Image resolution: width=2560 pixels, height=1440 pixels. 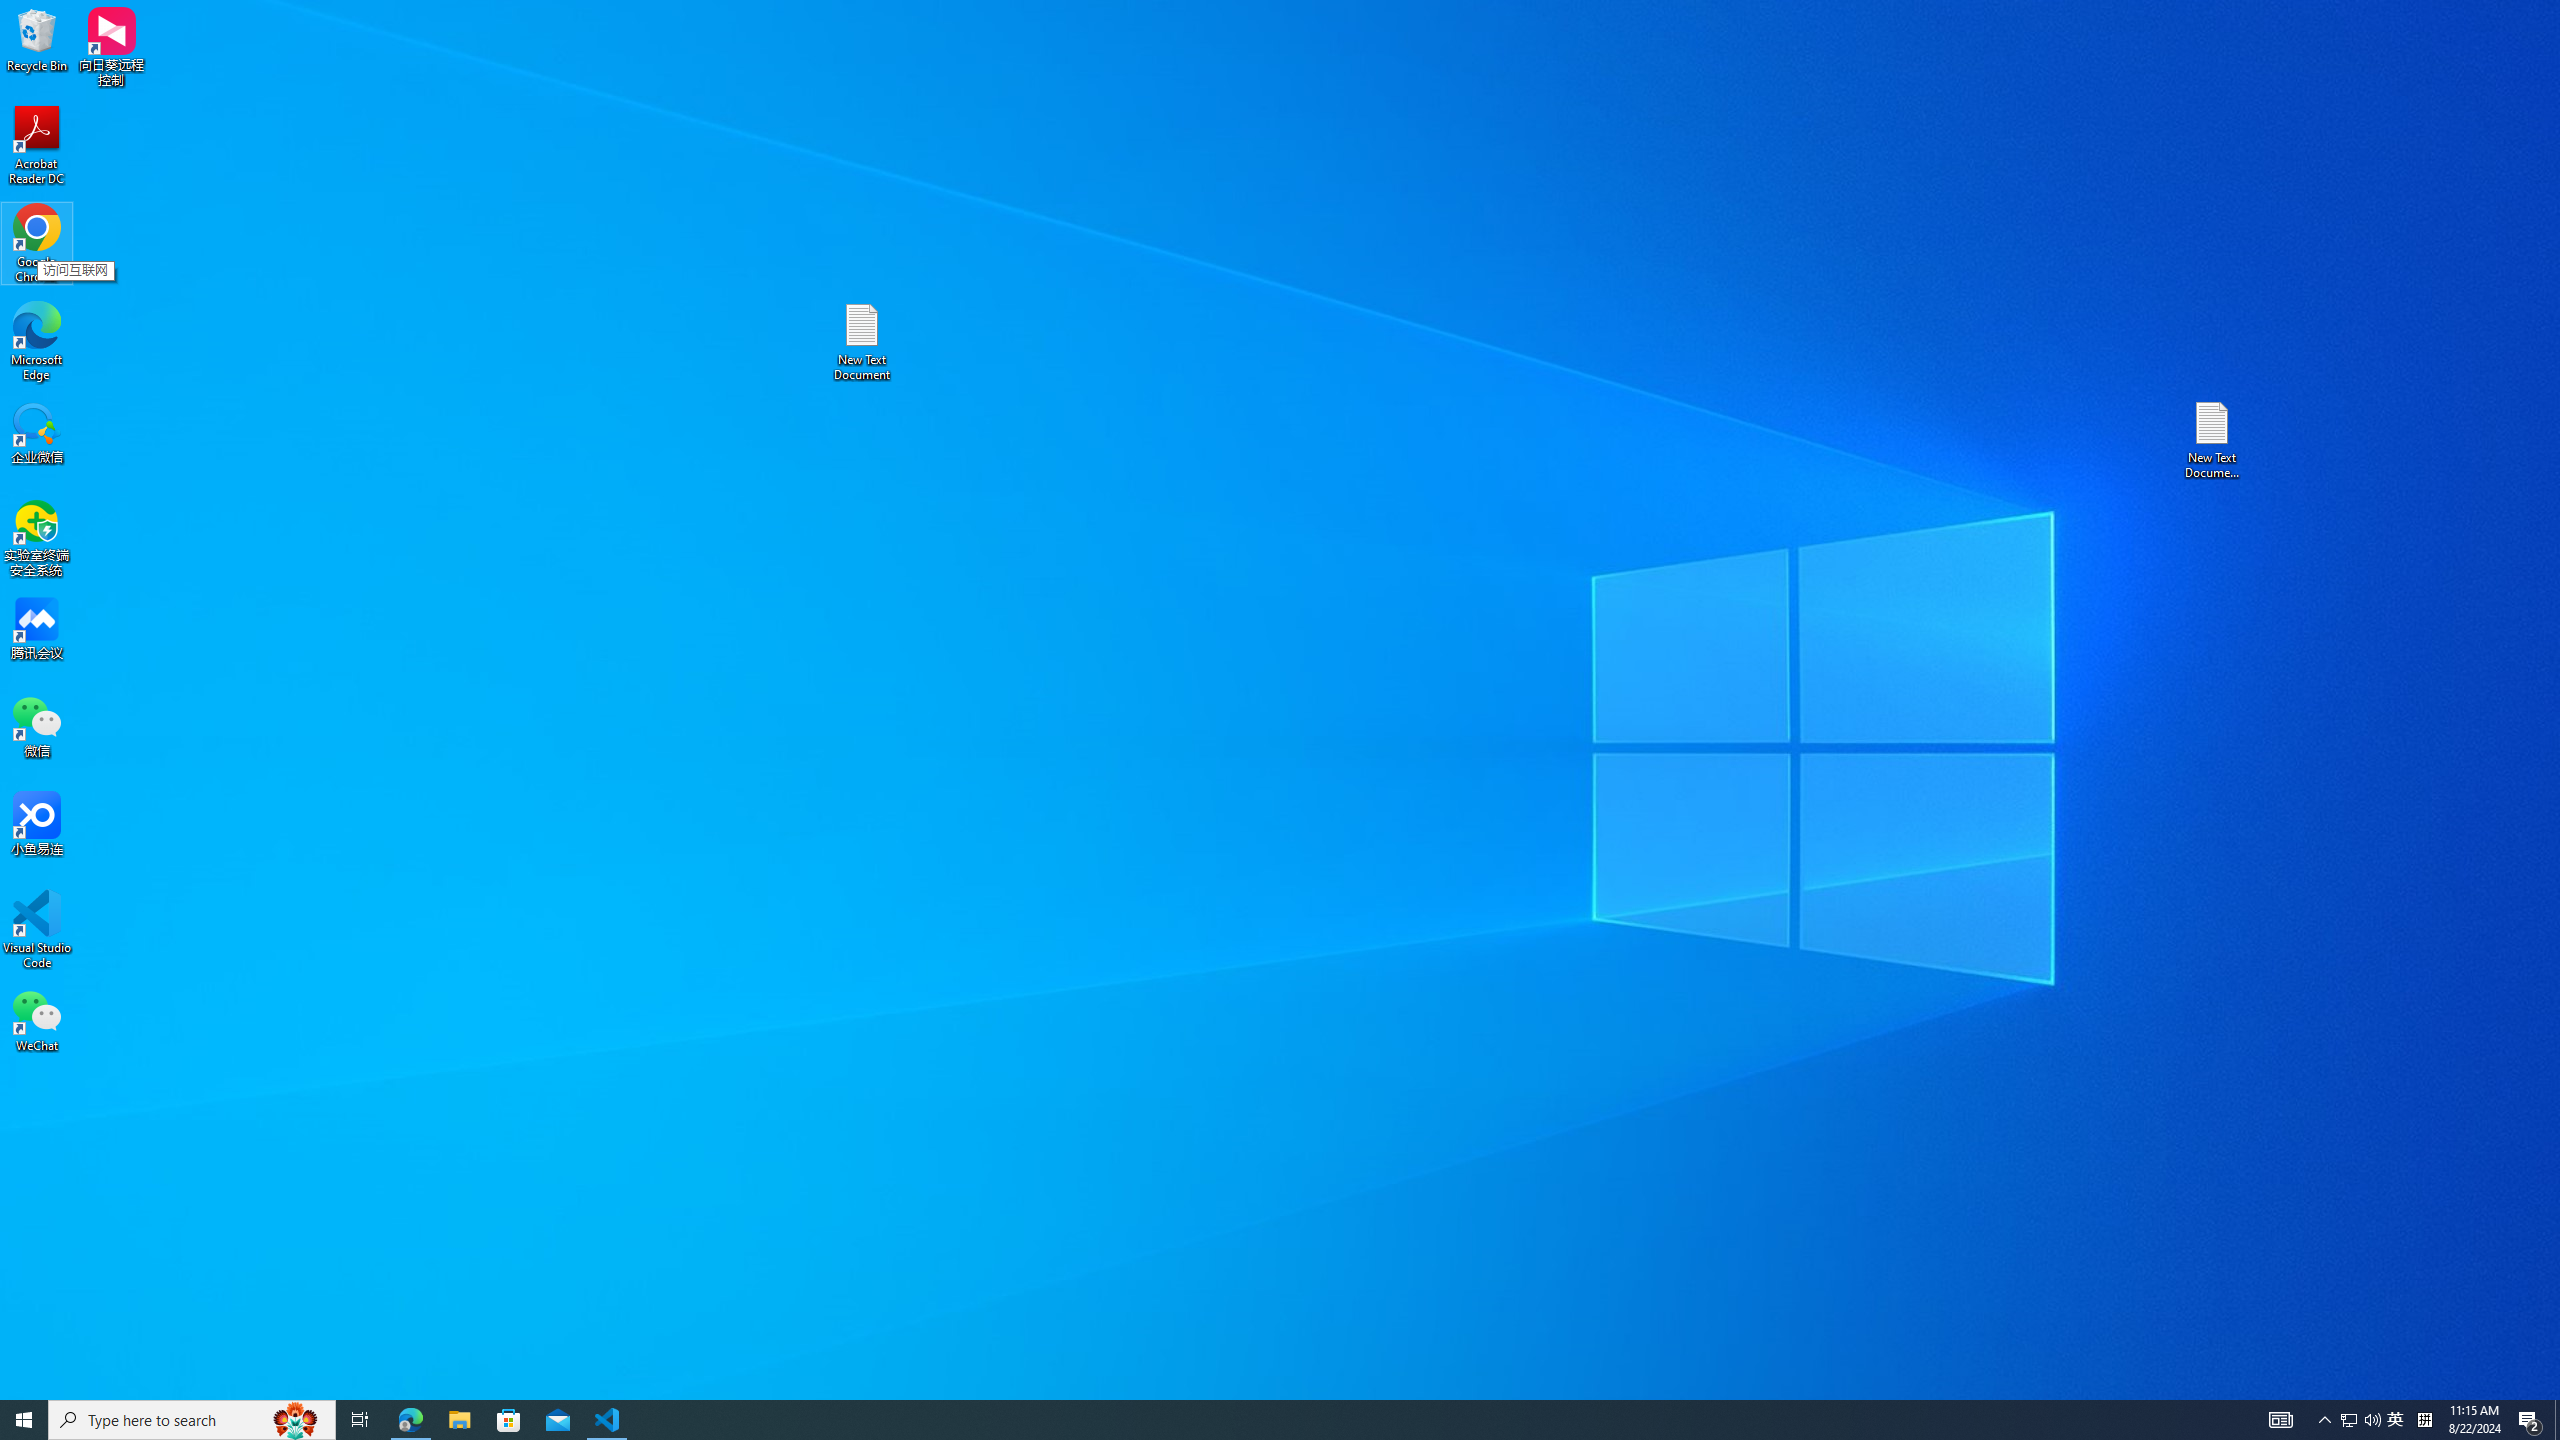 I want to click on 'Task View', so click(x=358, y=1418).